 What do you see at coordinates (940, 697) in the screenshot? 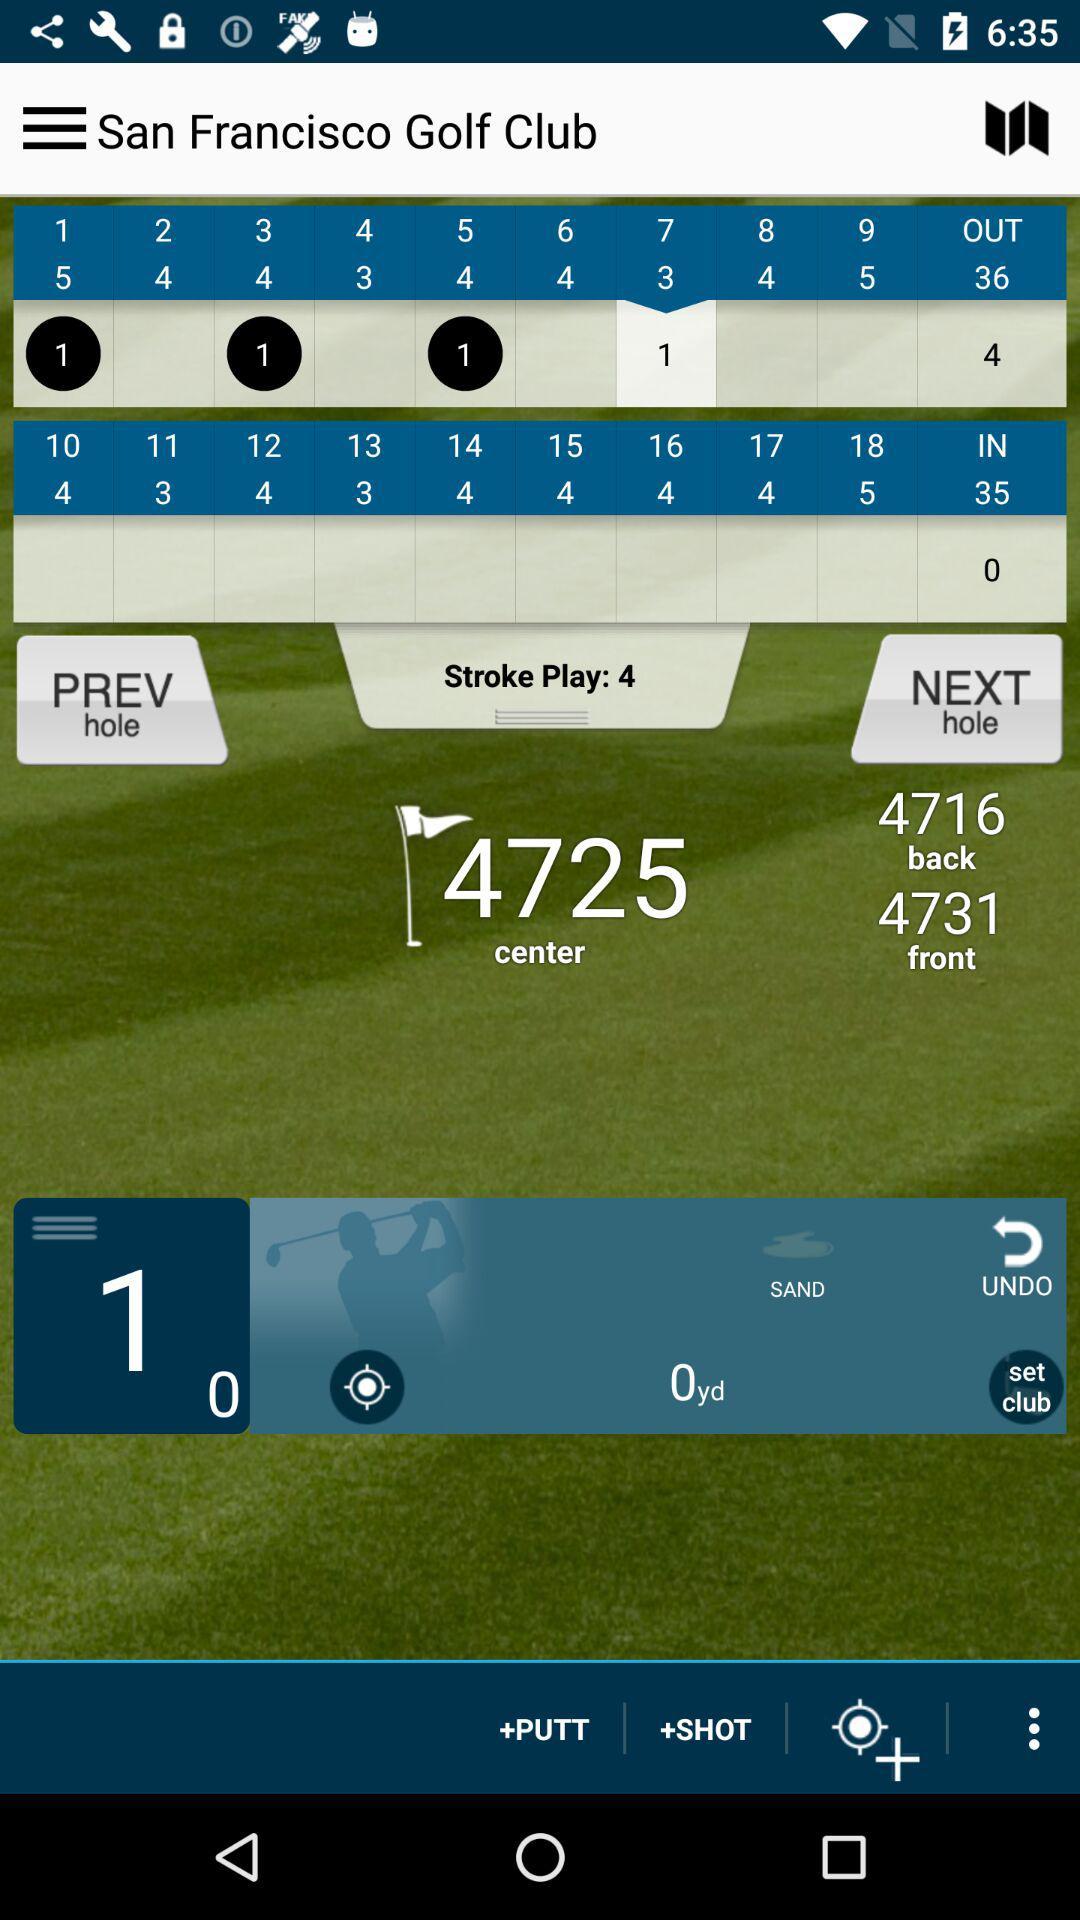
I see `next options` at bounding box center [940, 697].